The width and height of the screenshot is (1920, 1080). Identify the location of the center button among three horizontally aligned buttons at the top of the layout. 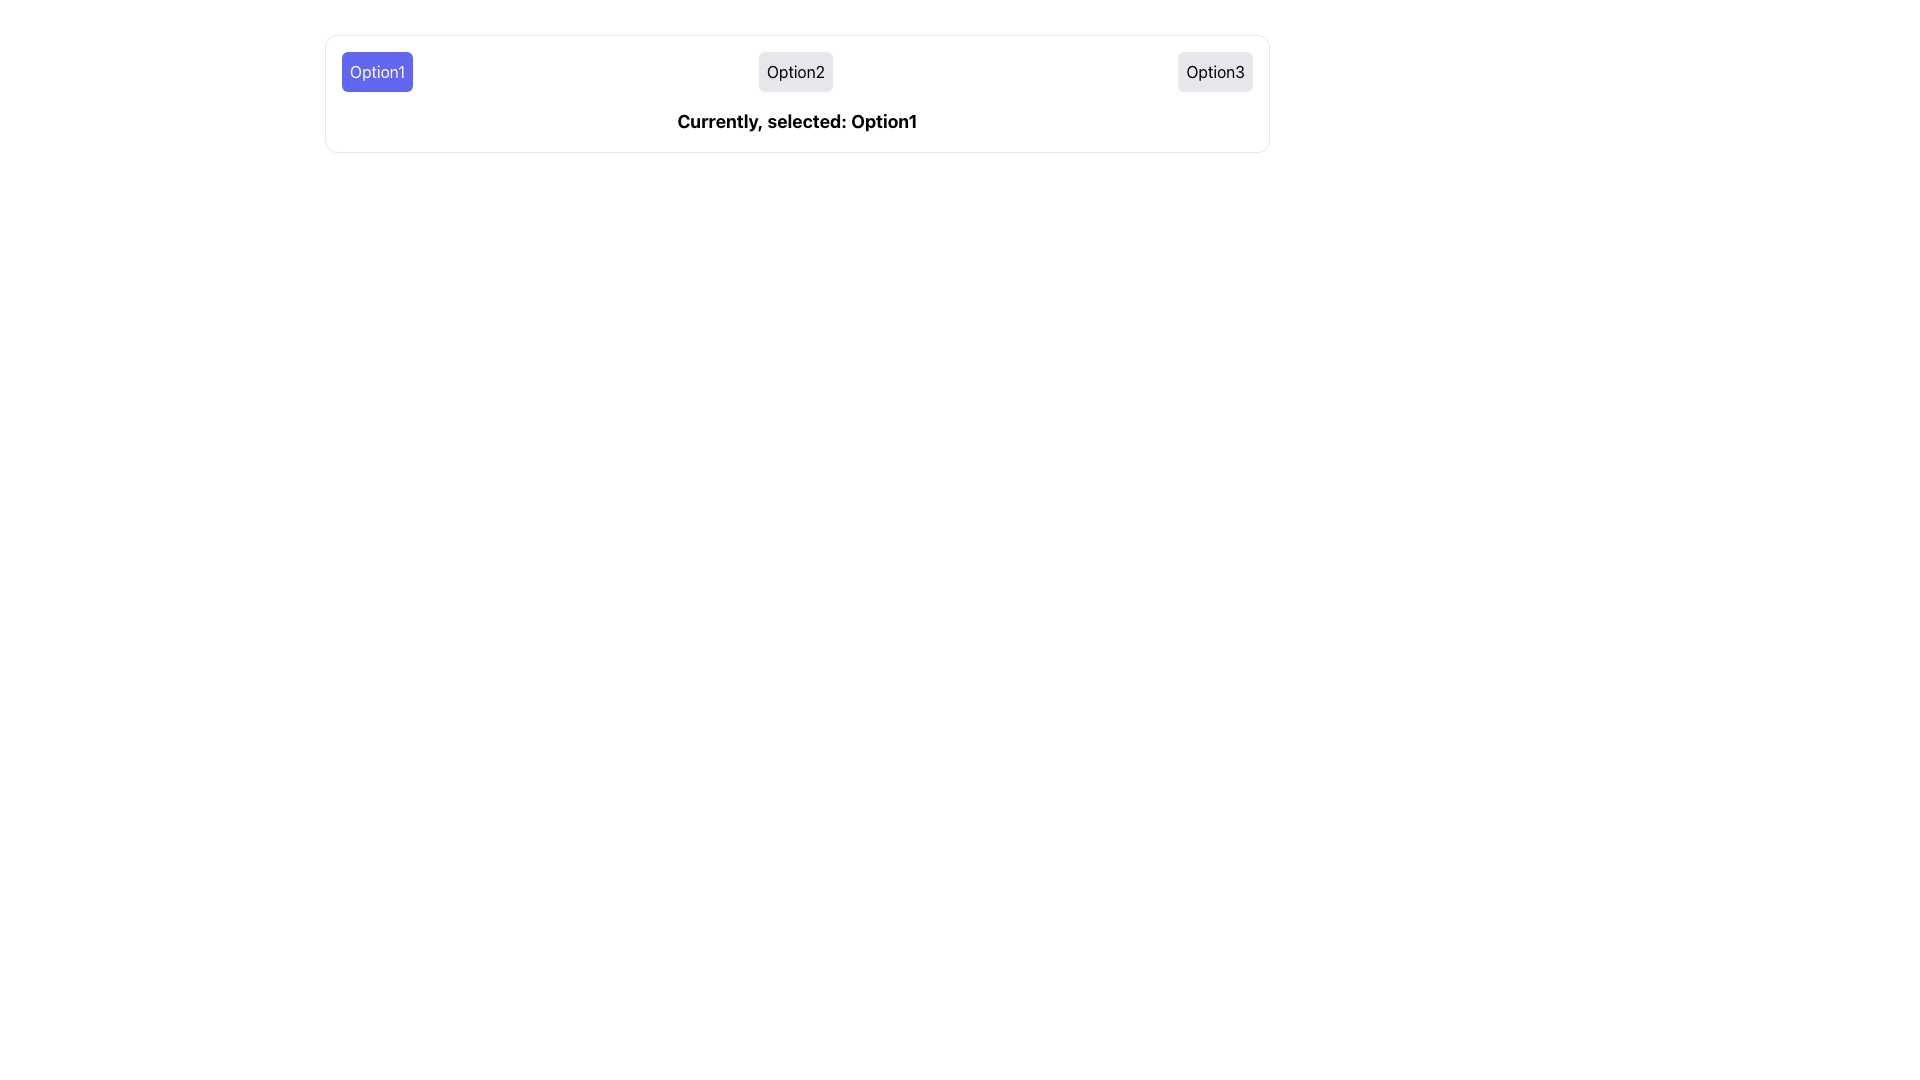
(794, 71).